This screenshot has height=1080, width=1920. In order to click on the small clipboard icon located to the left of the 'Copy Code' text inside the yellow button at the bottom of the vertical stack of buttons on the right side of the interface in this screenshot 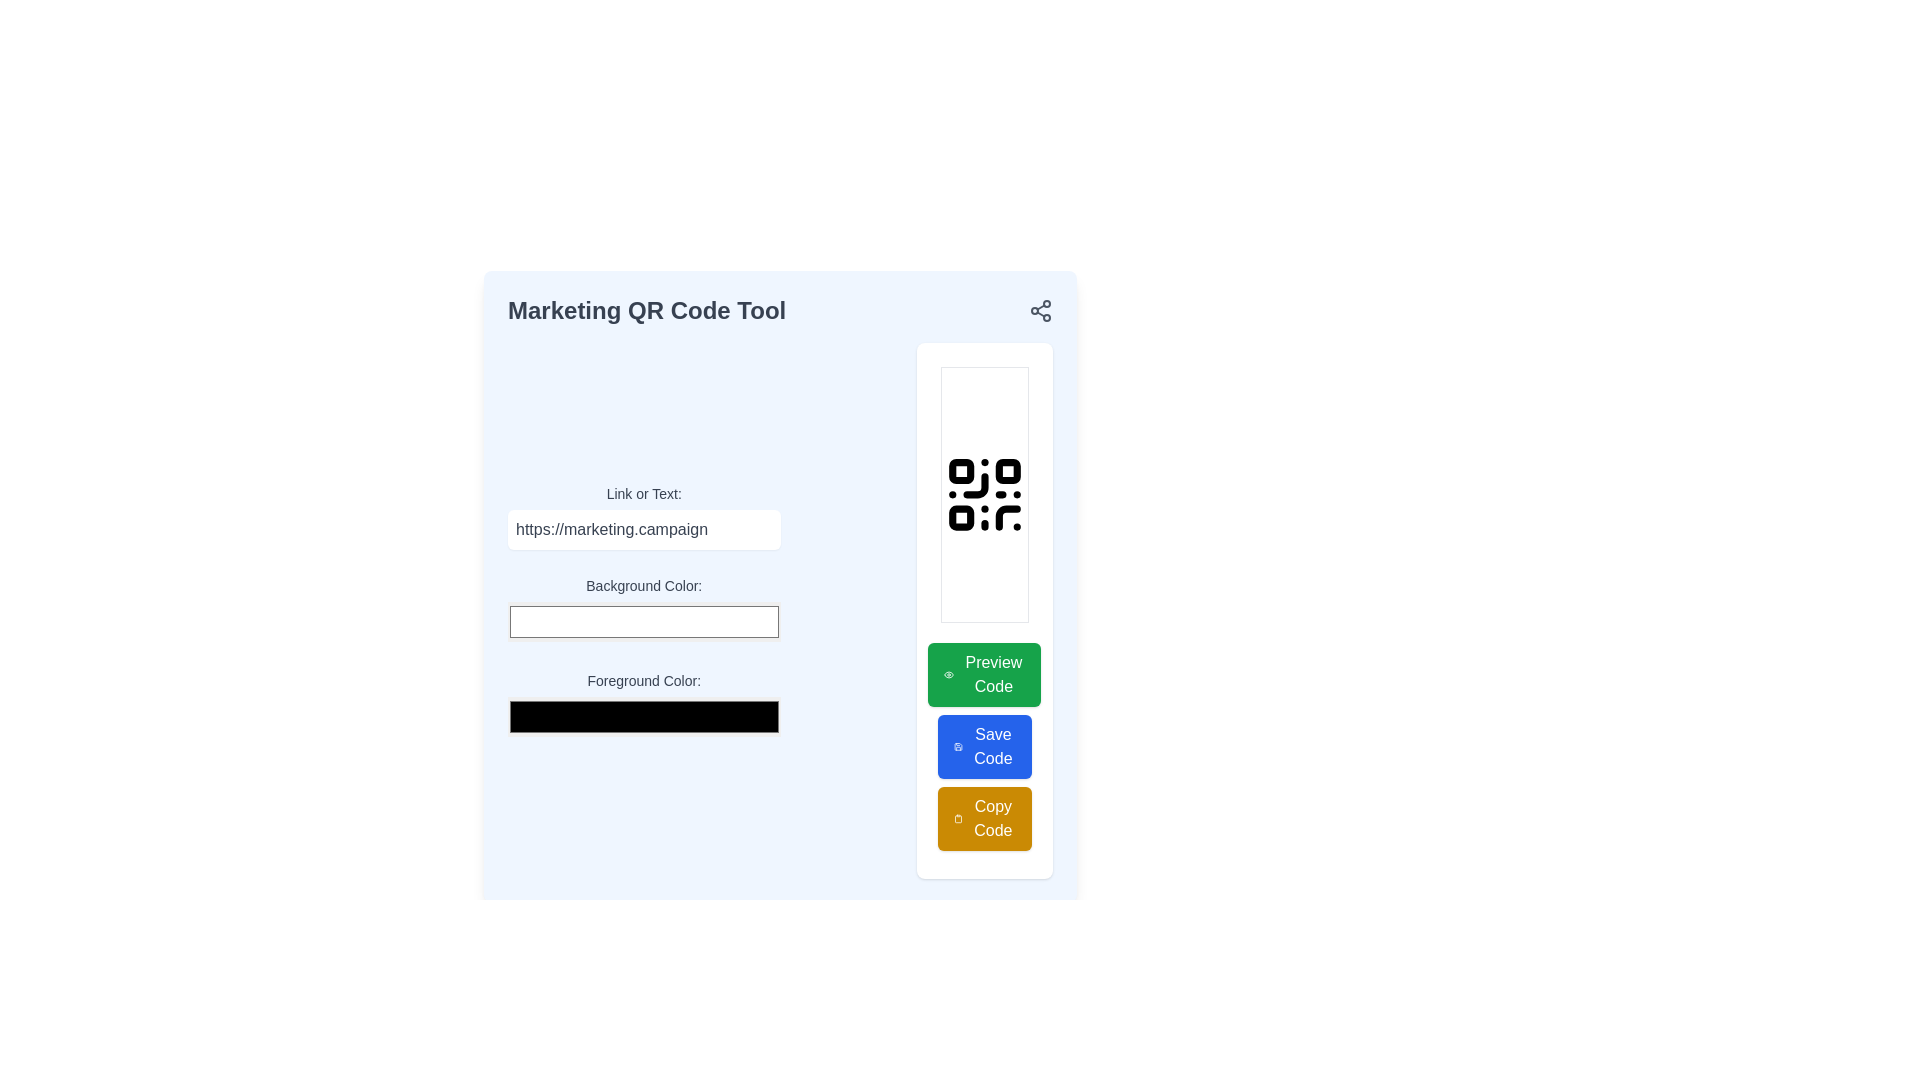, I will do `click(957, 818)`.